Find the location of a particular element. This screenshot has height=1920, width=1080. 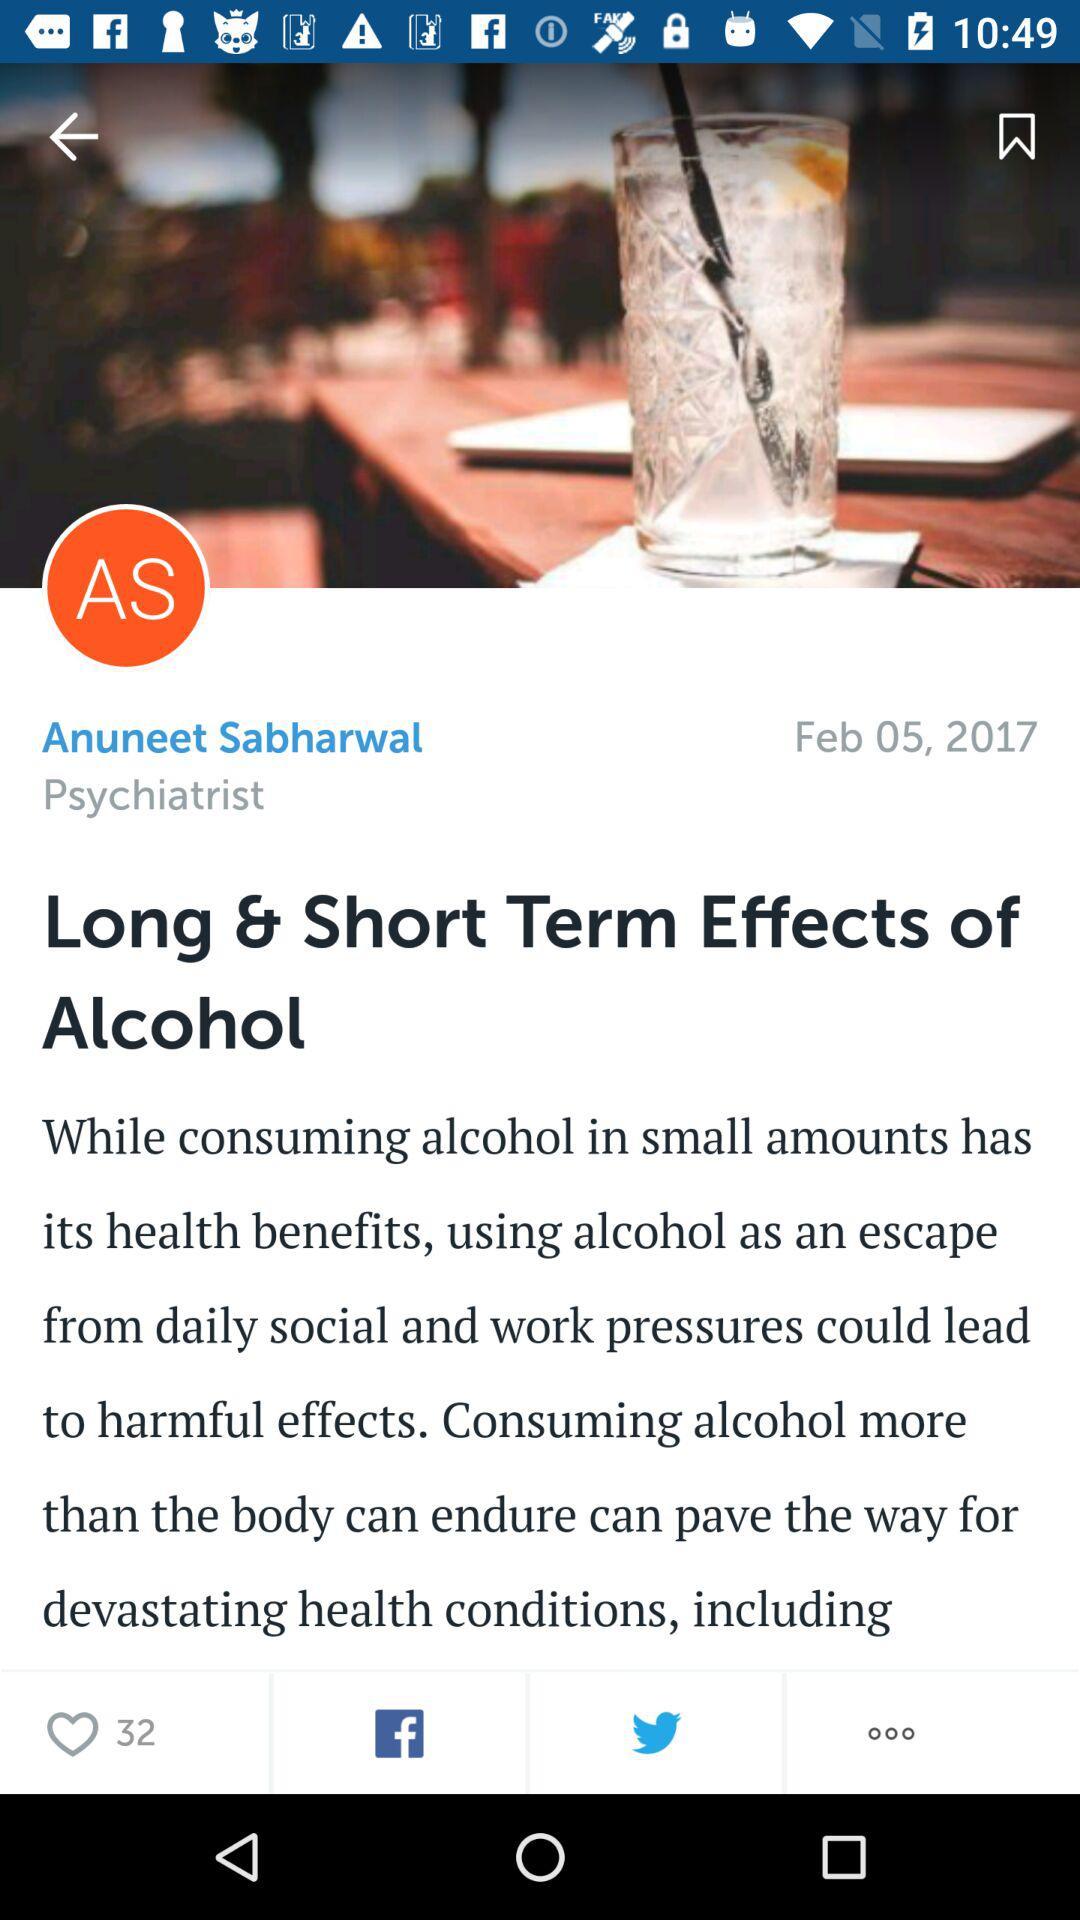

more options button is located at coordinates (890, 1732).